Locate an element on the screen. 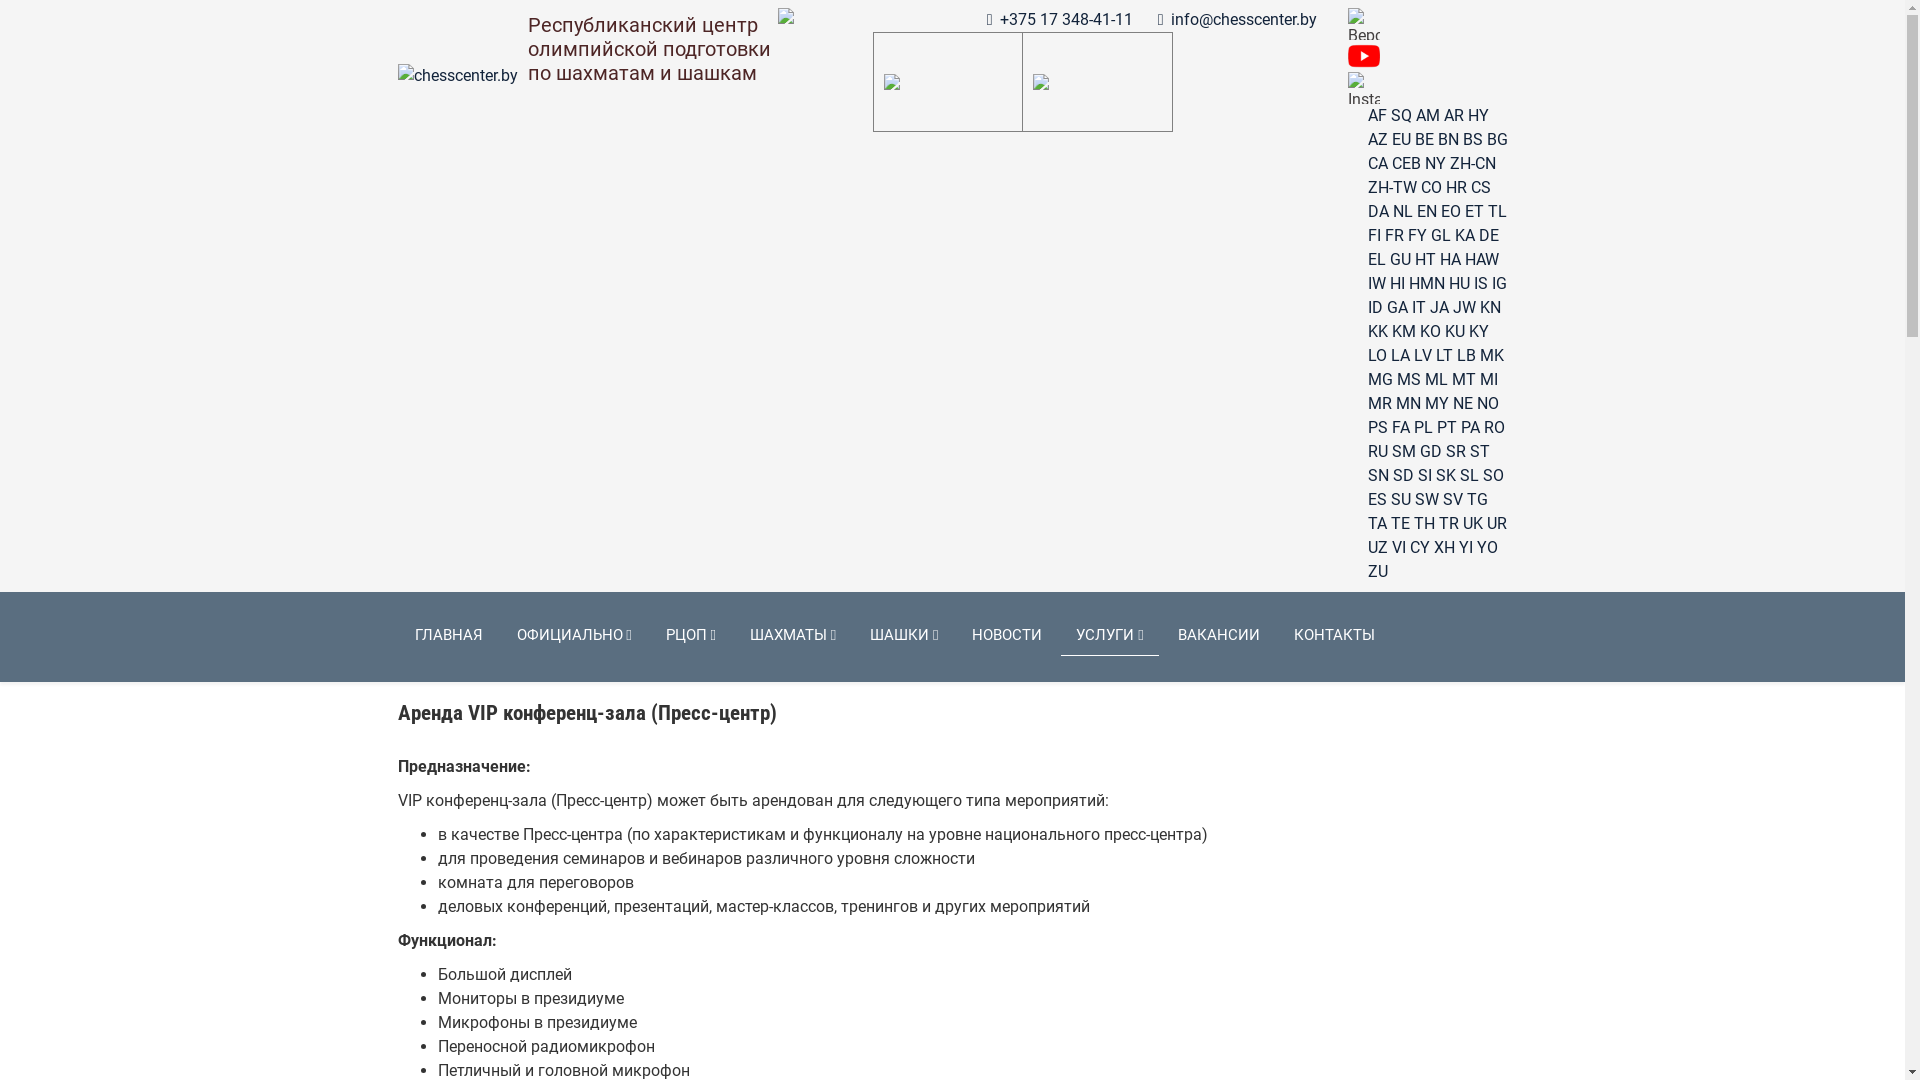 This screenshot has height=1080, width=1920. 'MT' is located at coordinates (1464, 379).